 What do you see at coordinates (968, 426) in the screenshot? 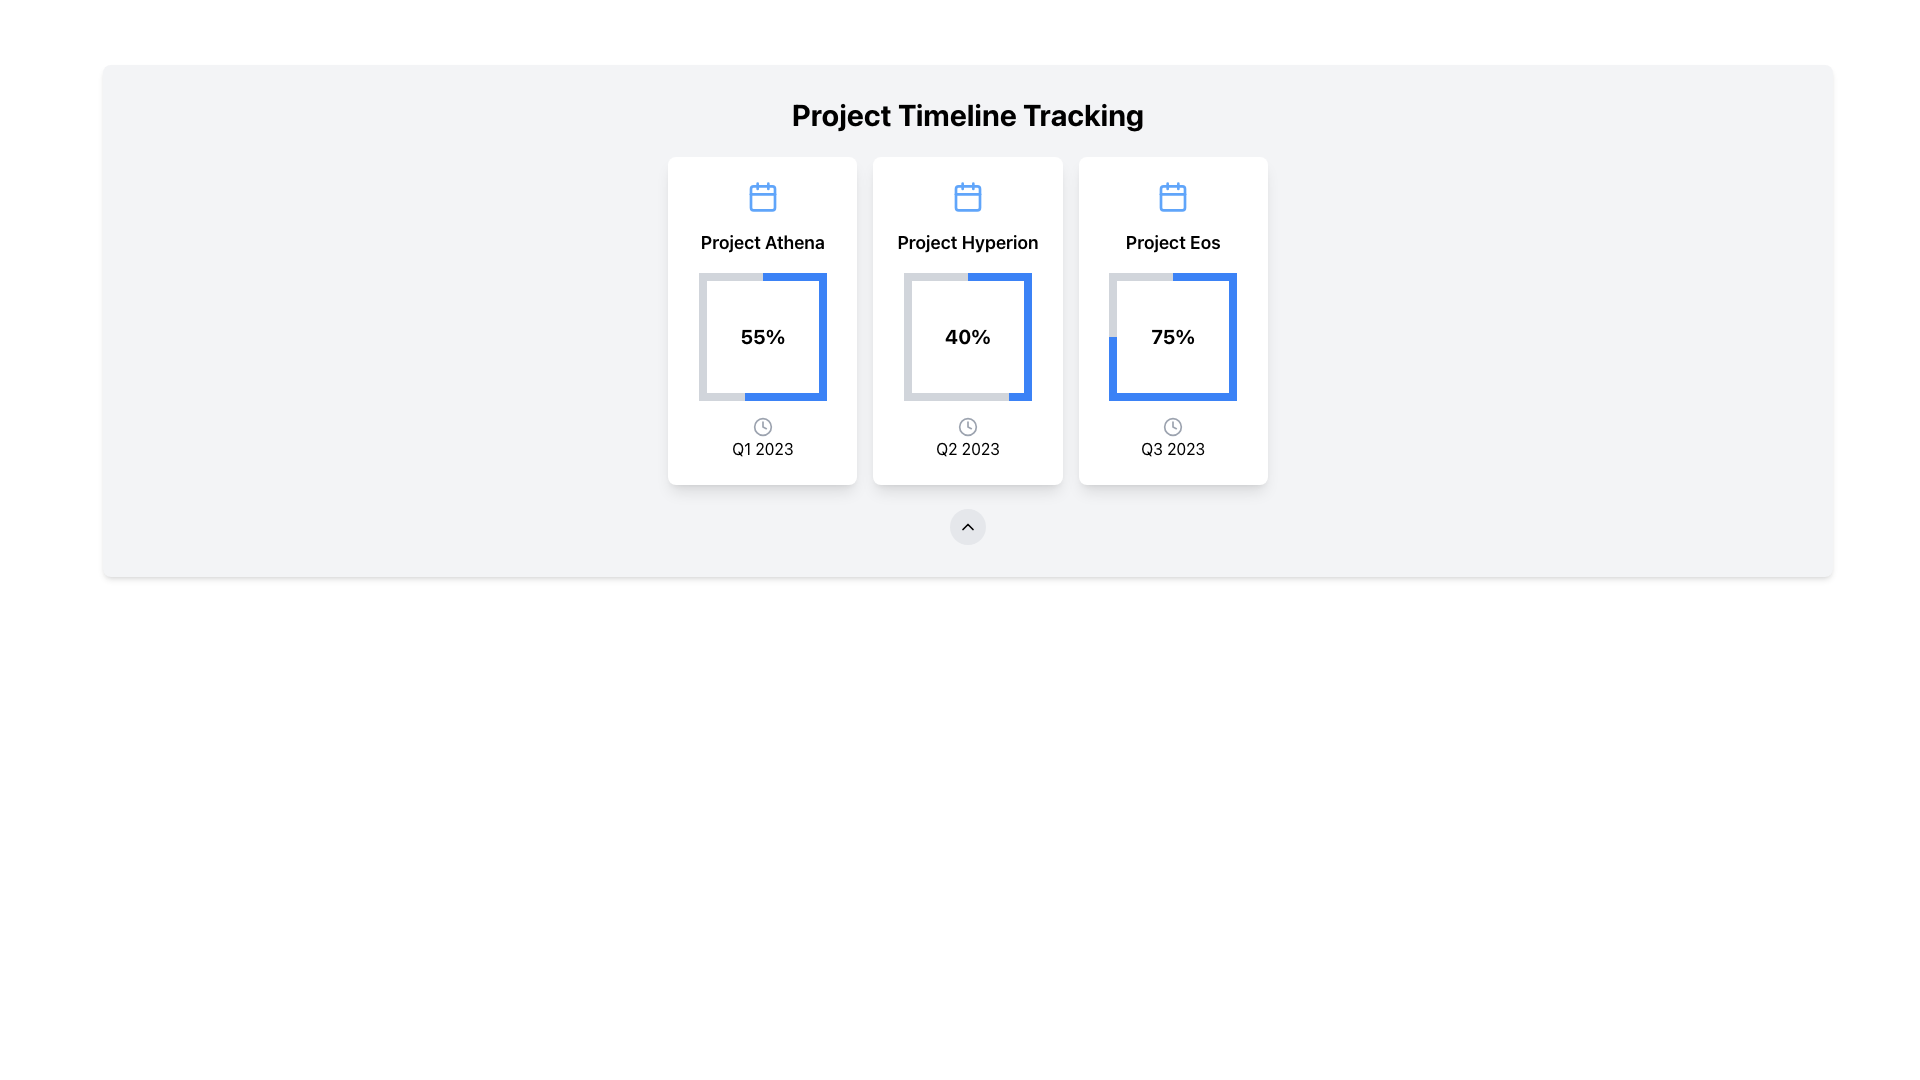
I see `the clock icon located in the center of the third card in the three-card layout, which is styled in a simple line-art design and is positioned below the progress graphic of 'Project Hyperion'` at bounding box center [968, 426].